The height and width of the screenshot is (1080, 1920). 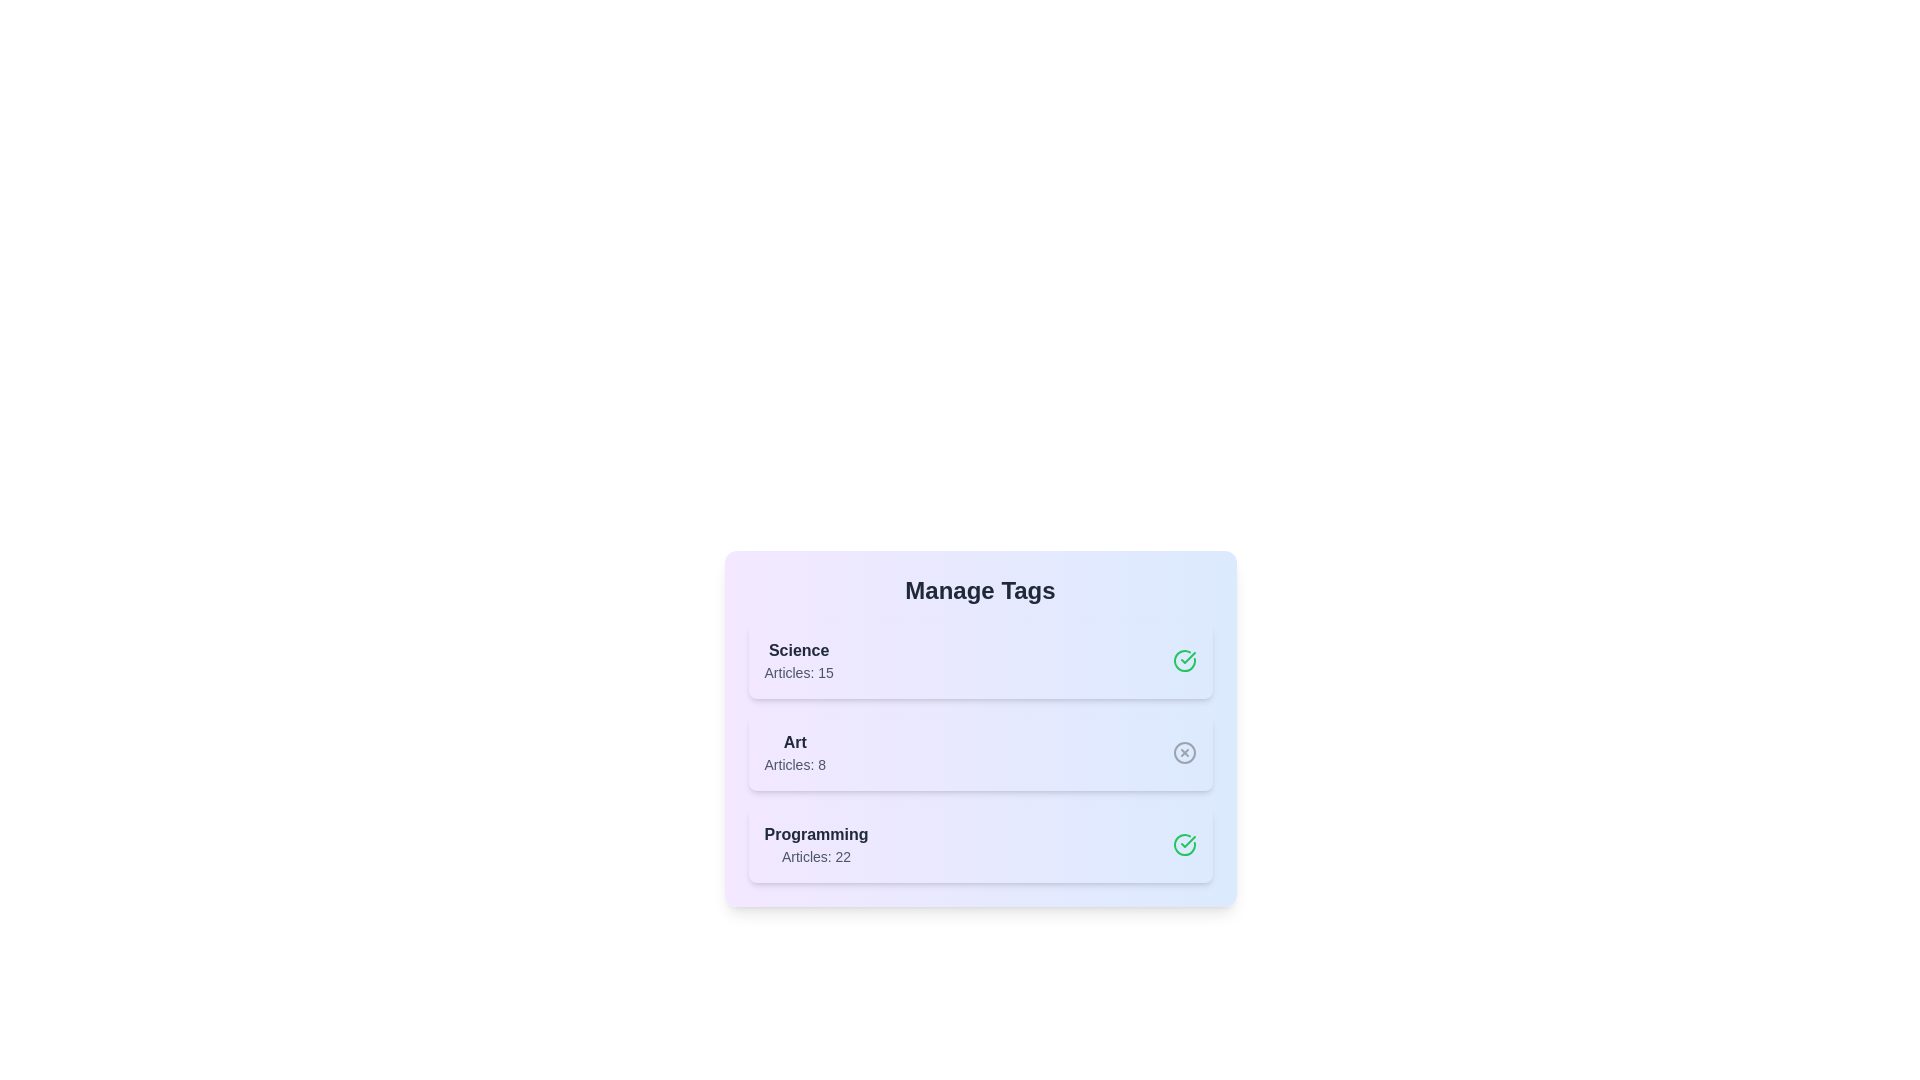 What do you see at coordinates (980, 752) in the screenshot?
I see `the tag labeled Art` at bounding box center [980, 752].